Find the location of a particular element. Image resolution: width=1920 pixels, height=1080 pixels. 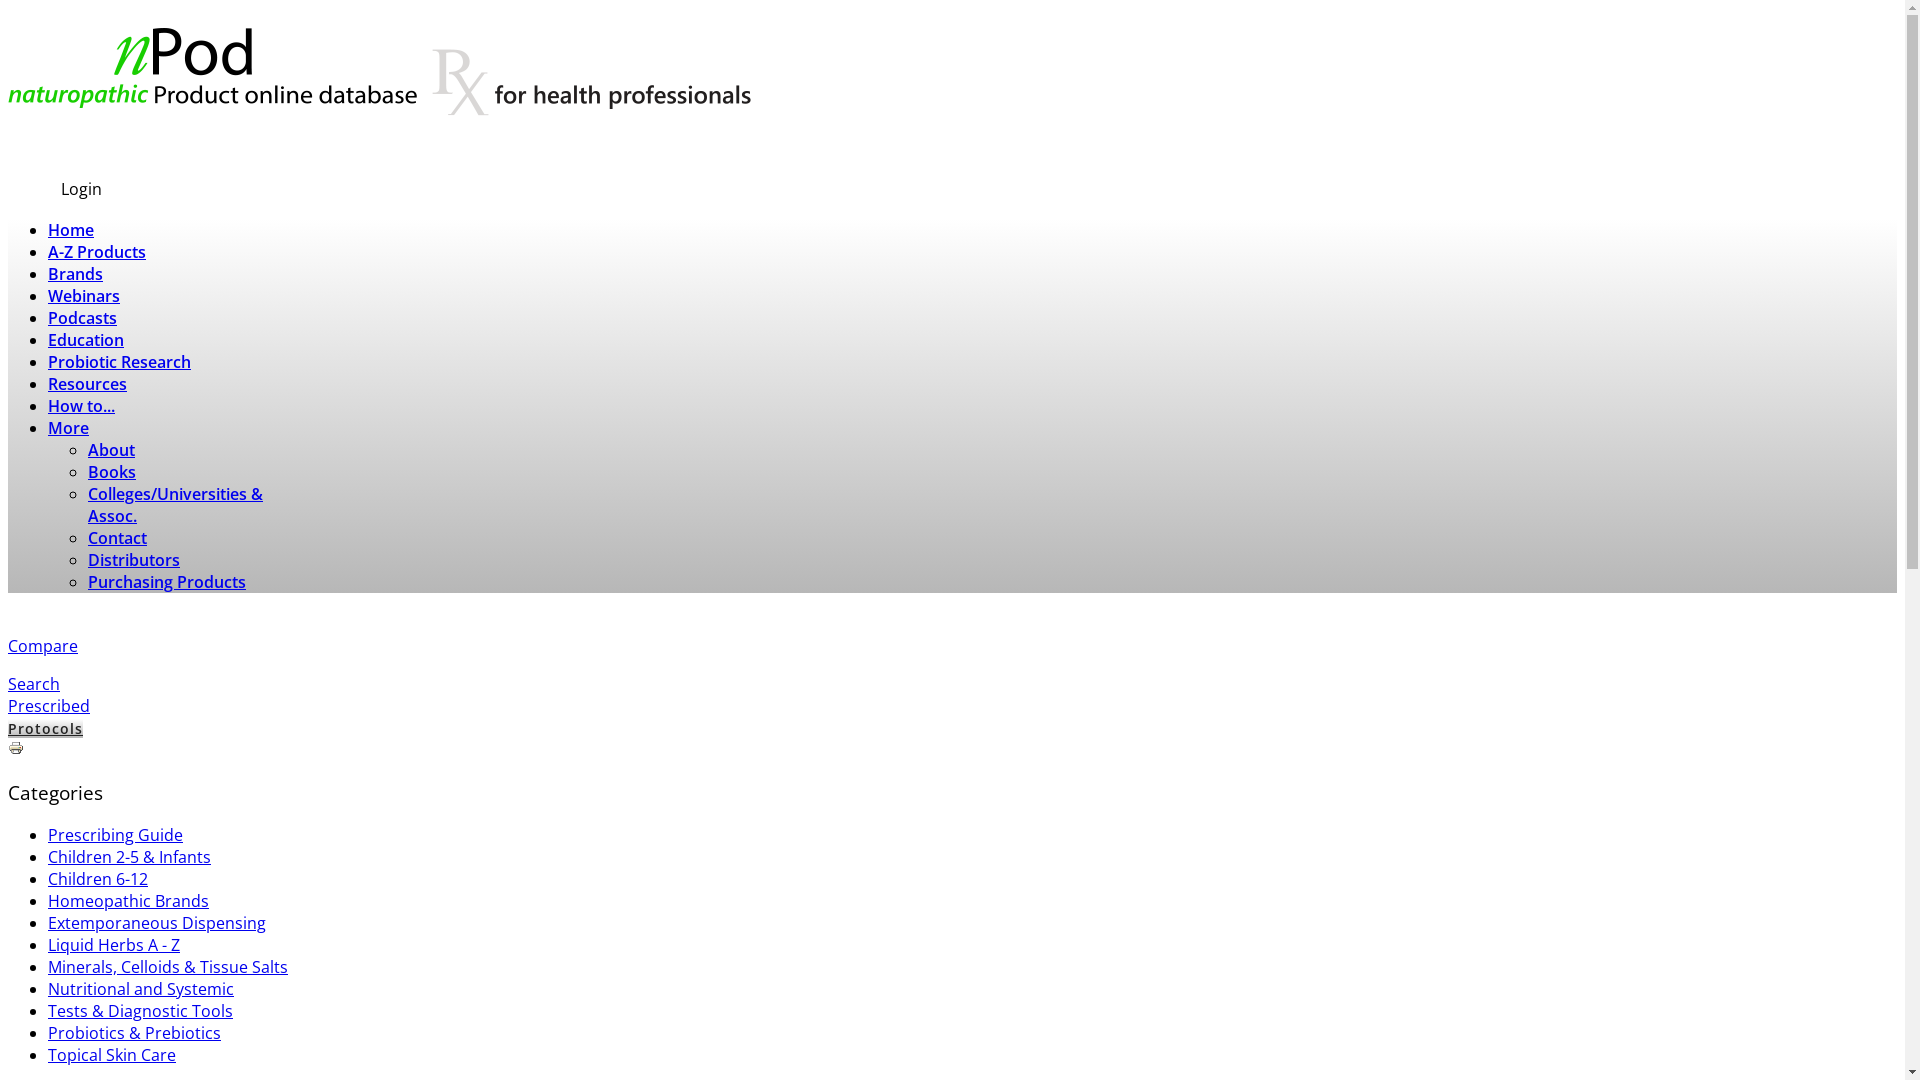

'Prescribing Guide' is located at coordinates (114, 834).